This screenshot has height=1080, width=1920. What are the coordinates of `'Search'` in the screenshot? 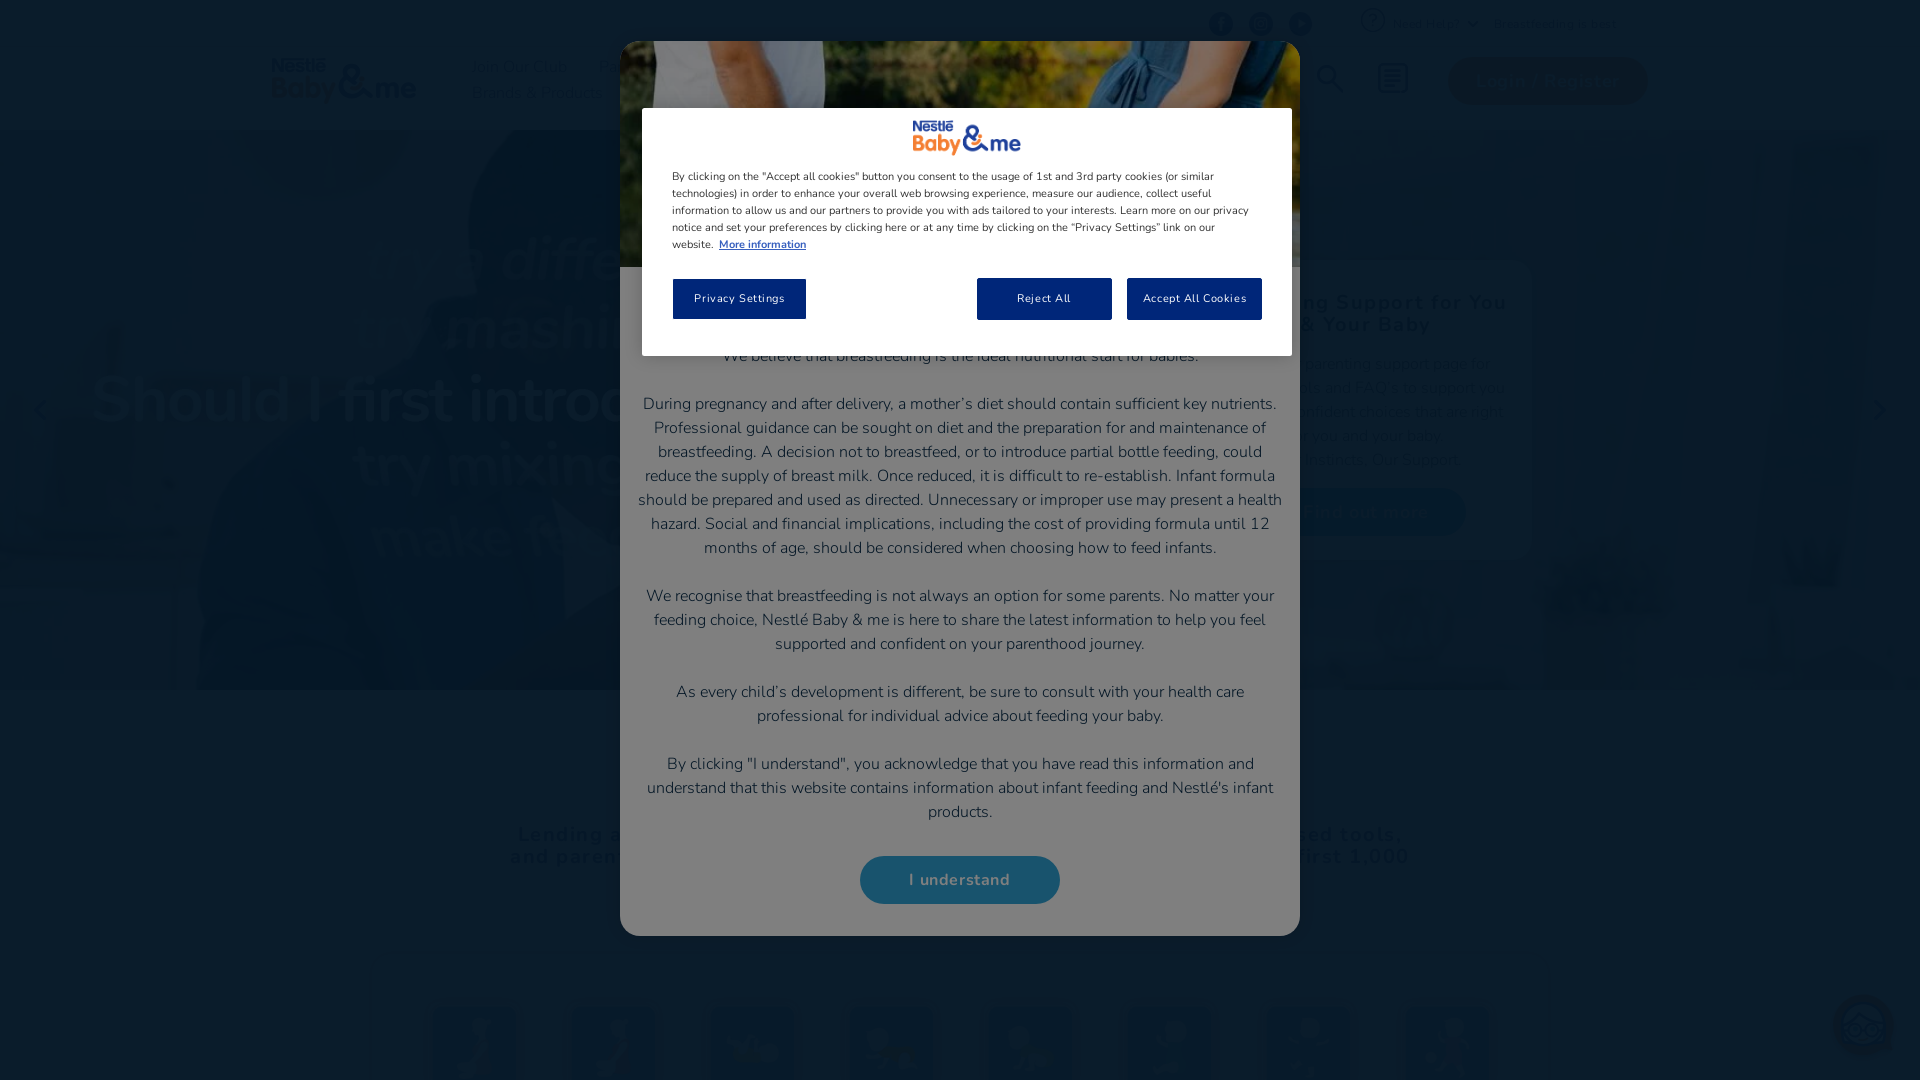 It's located at (1329, 80).